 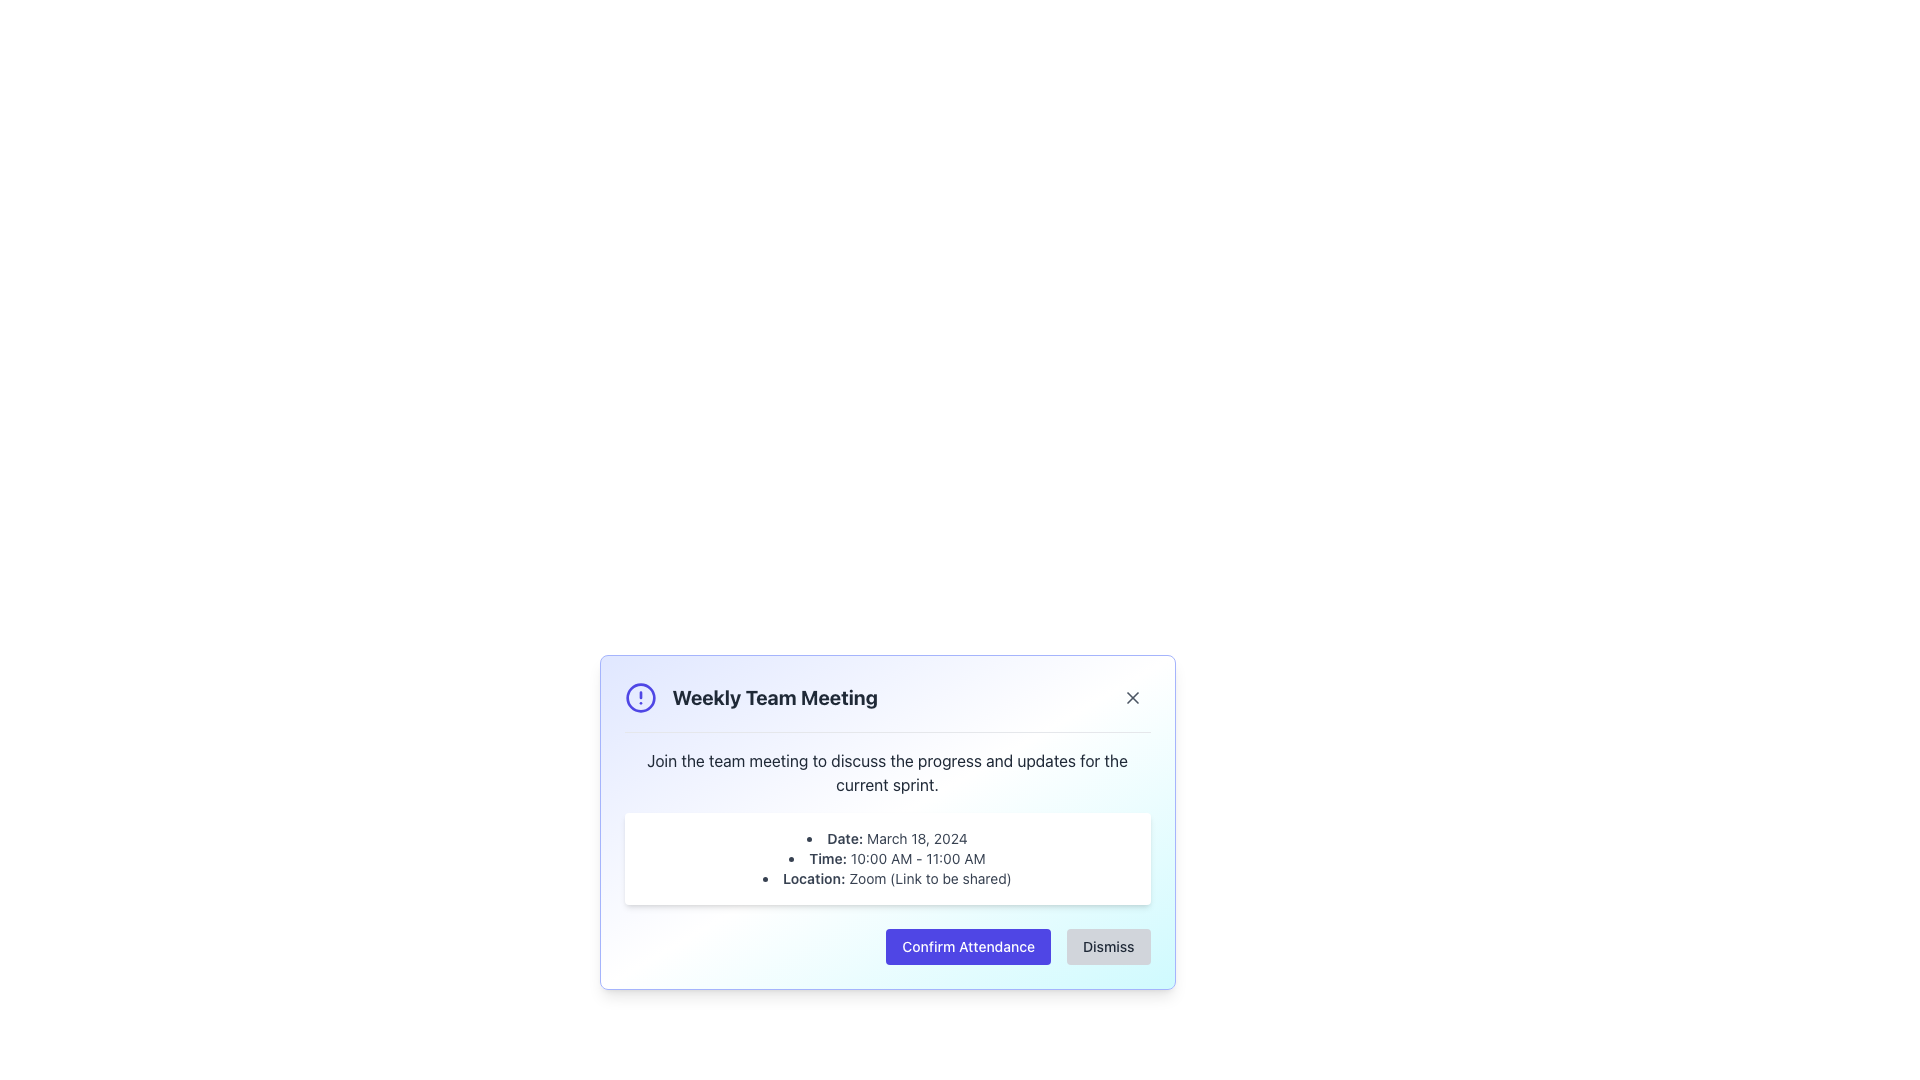 What do you see at coordinates (750, 697) in the screenshot?
I see `or highlight the Header with icon that indicates the Weekly Team Meeting in the modal` at bounding box center [750, 697].